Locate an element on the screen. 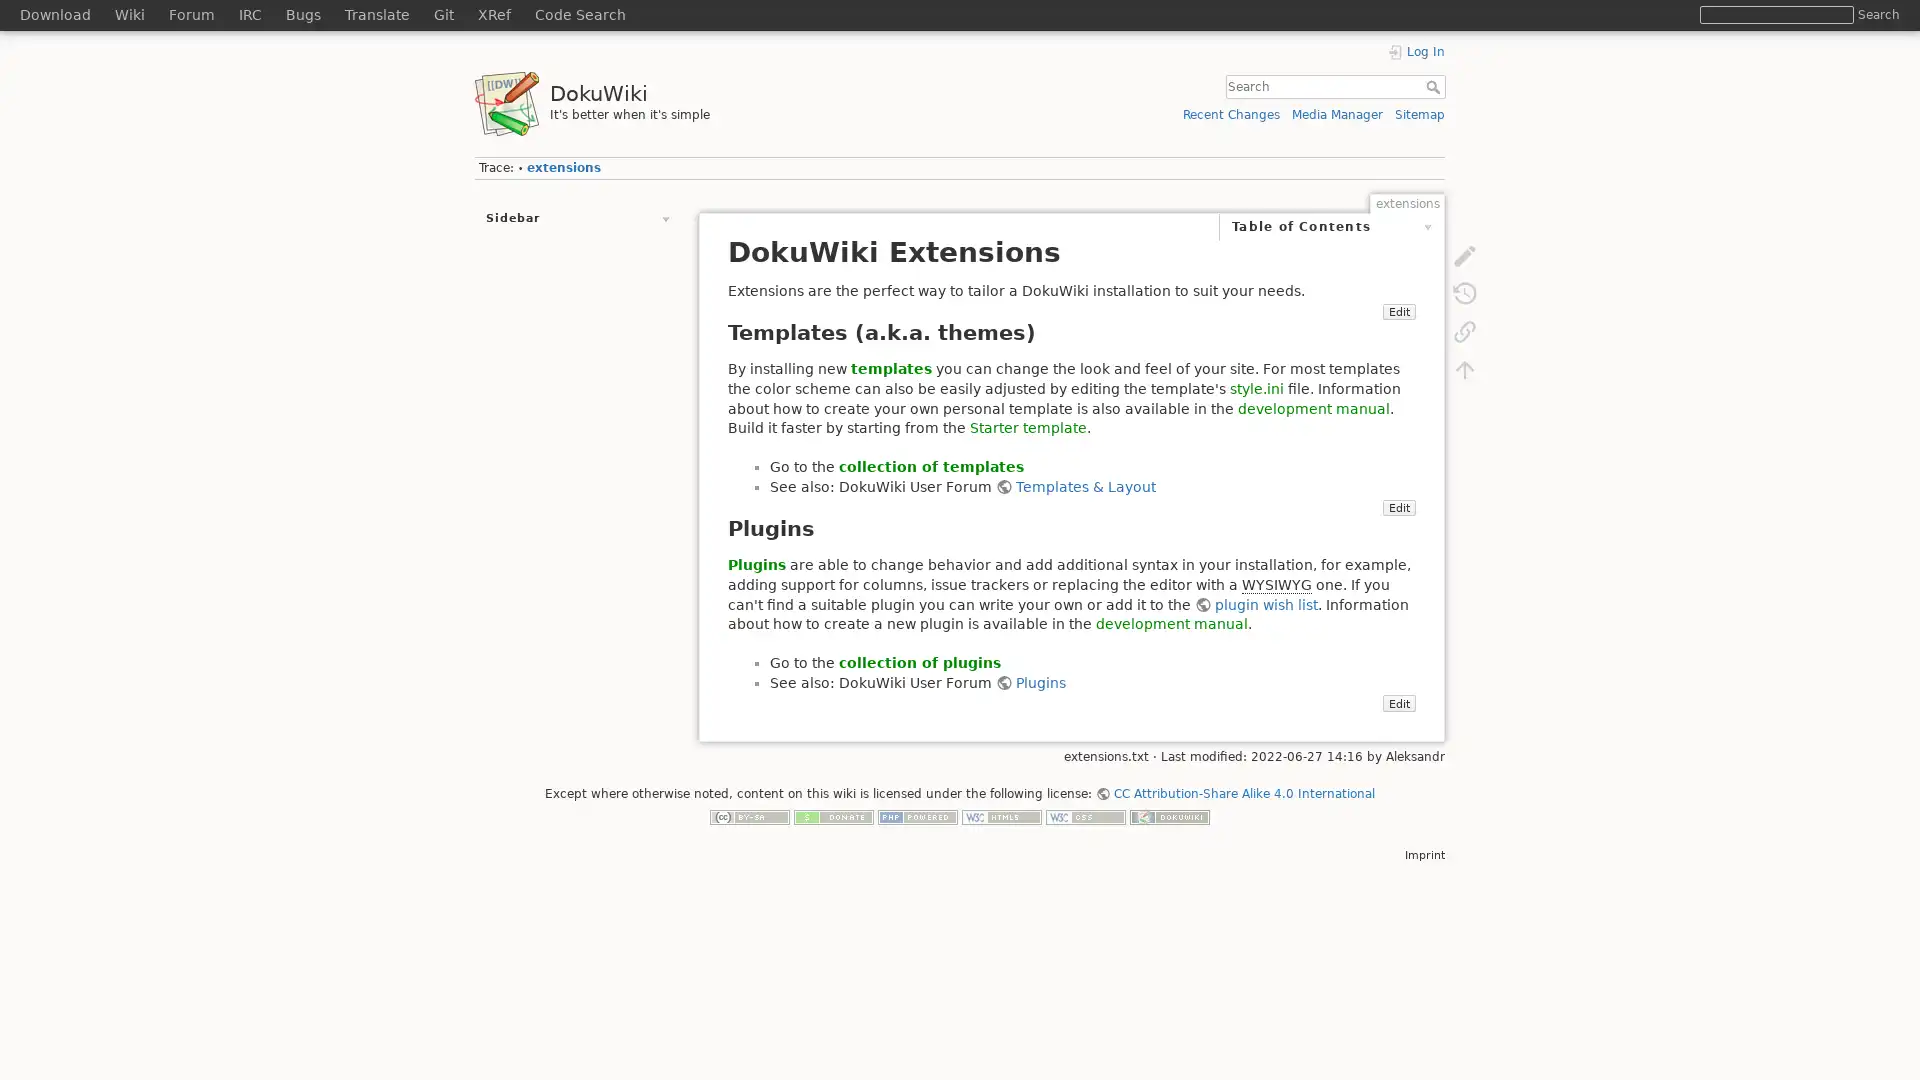  Search is located at coordinates (1434, 86).